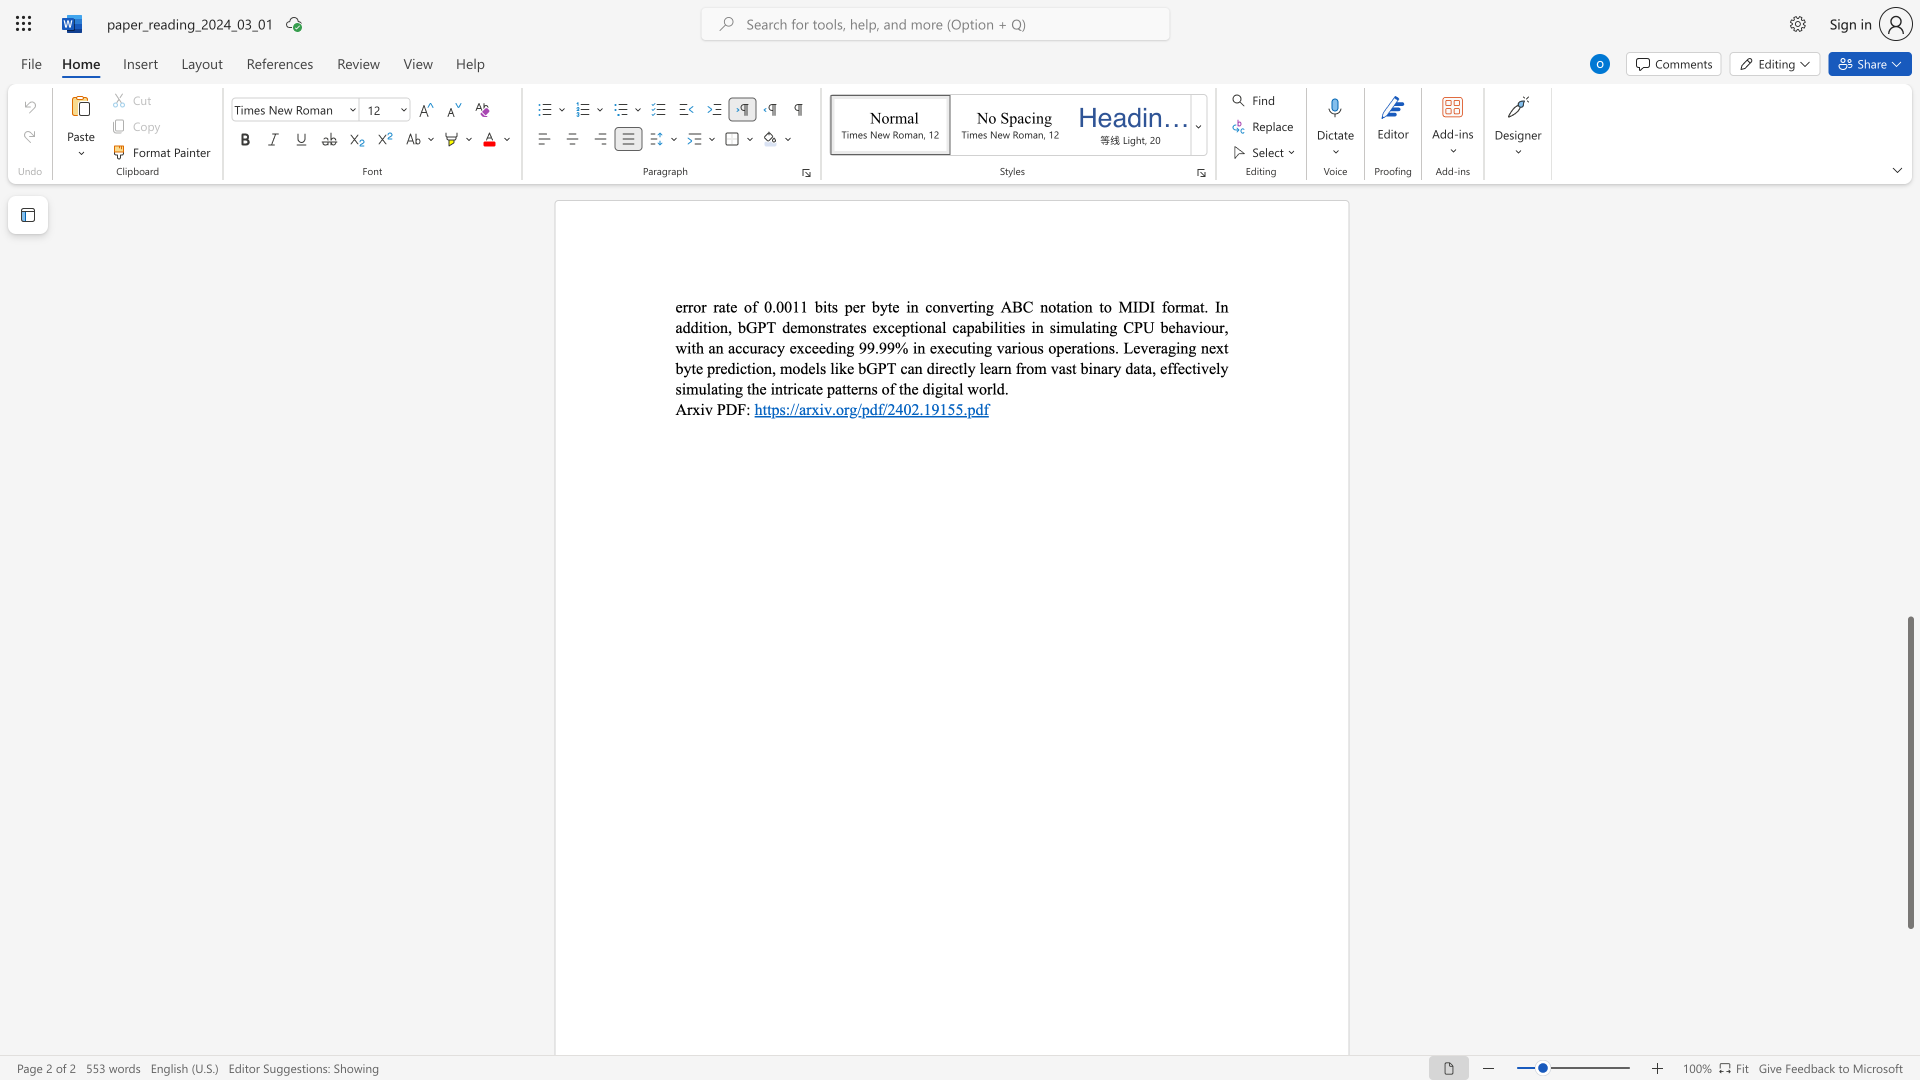 This screenshot has width=1920, height=1080. Describe the element at coordinates (1909, 519) in the screenshot. I see `the scrollbar to scroll upward` at that location.